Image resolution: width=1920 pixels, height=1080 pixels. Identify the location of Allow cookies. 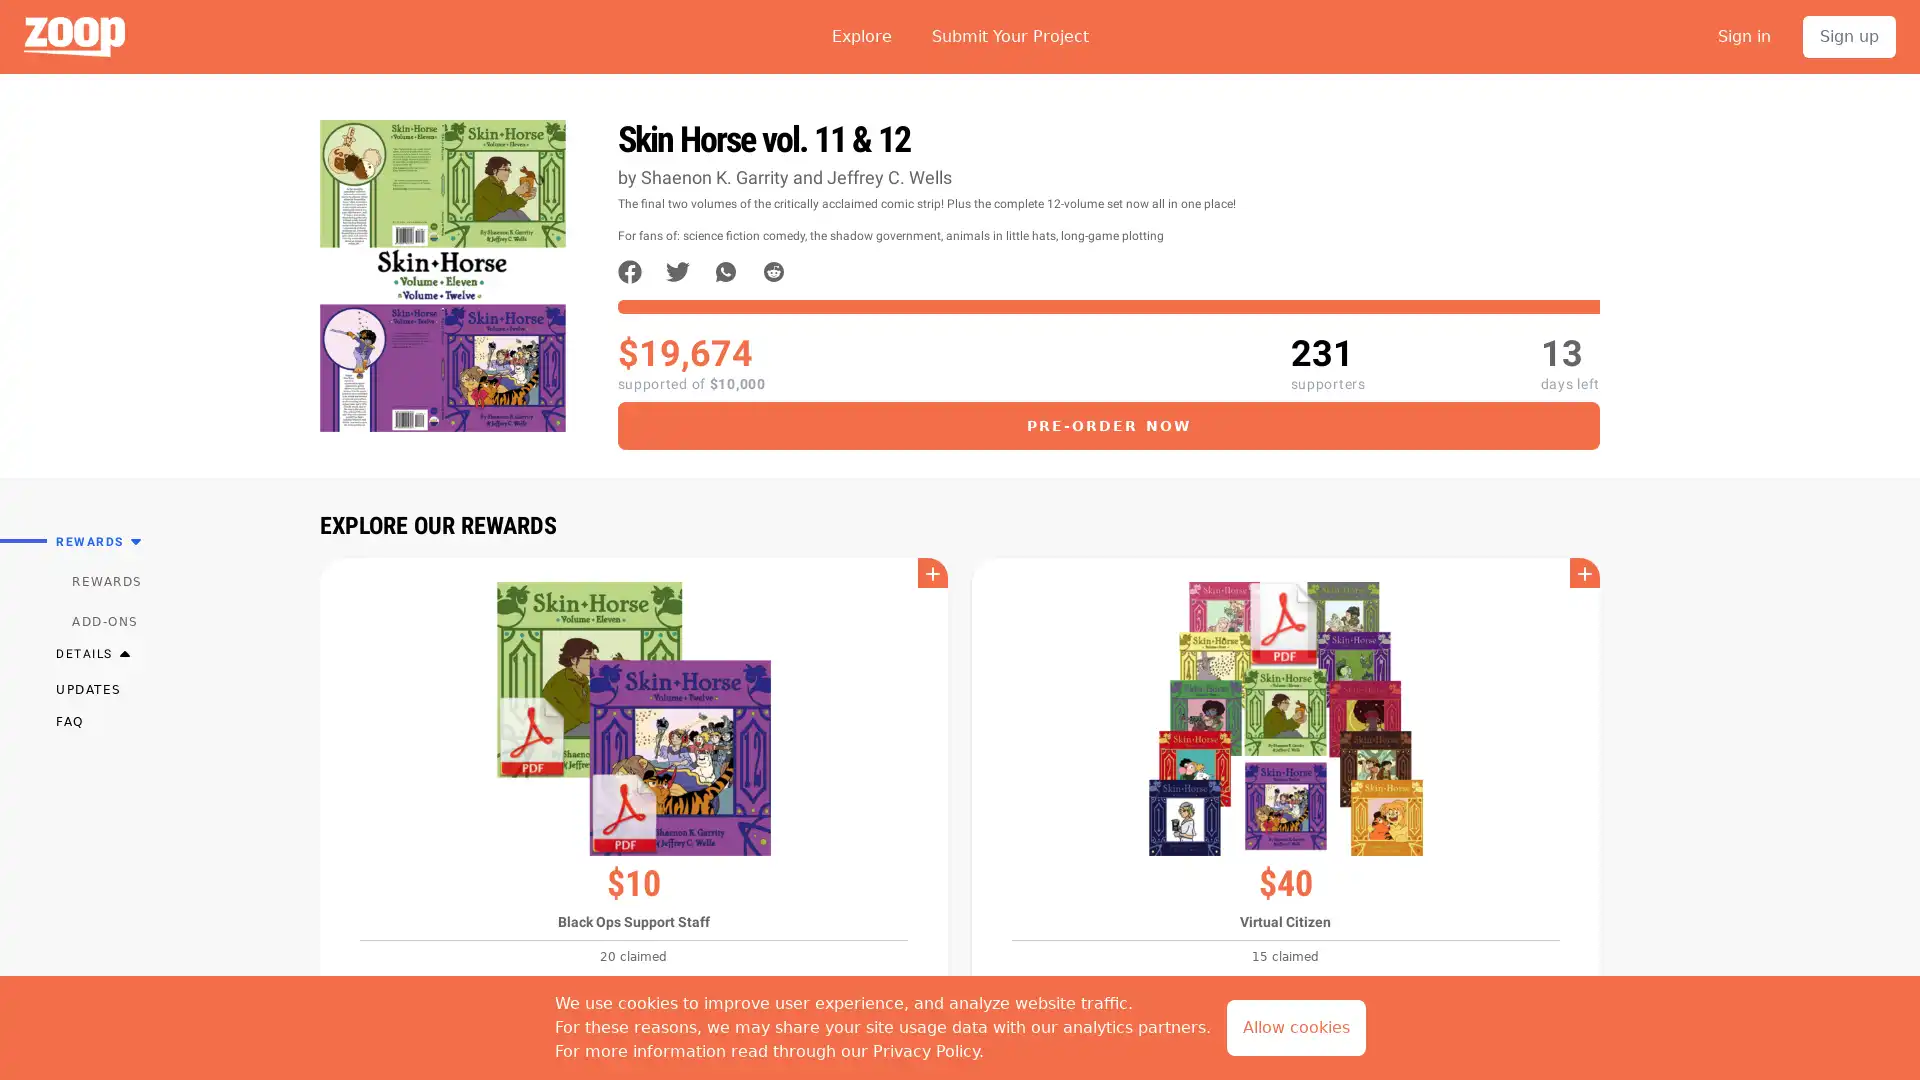
(1295, 1028).